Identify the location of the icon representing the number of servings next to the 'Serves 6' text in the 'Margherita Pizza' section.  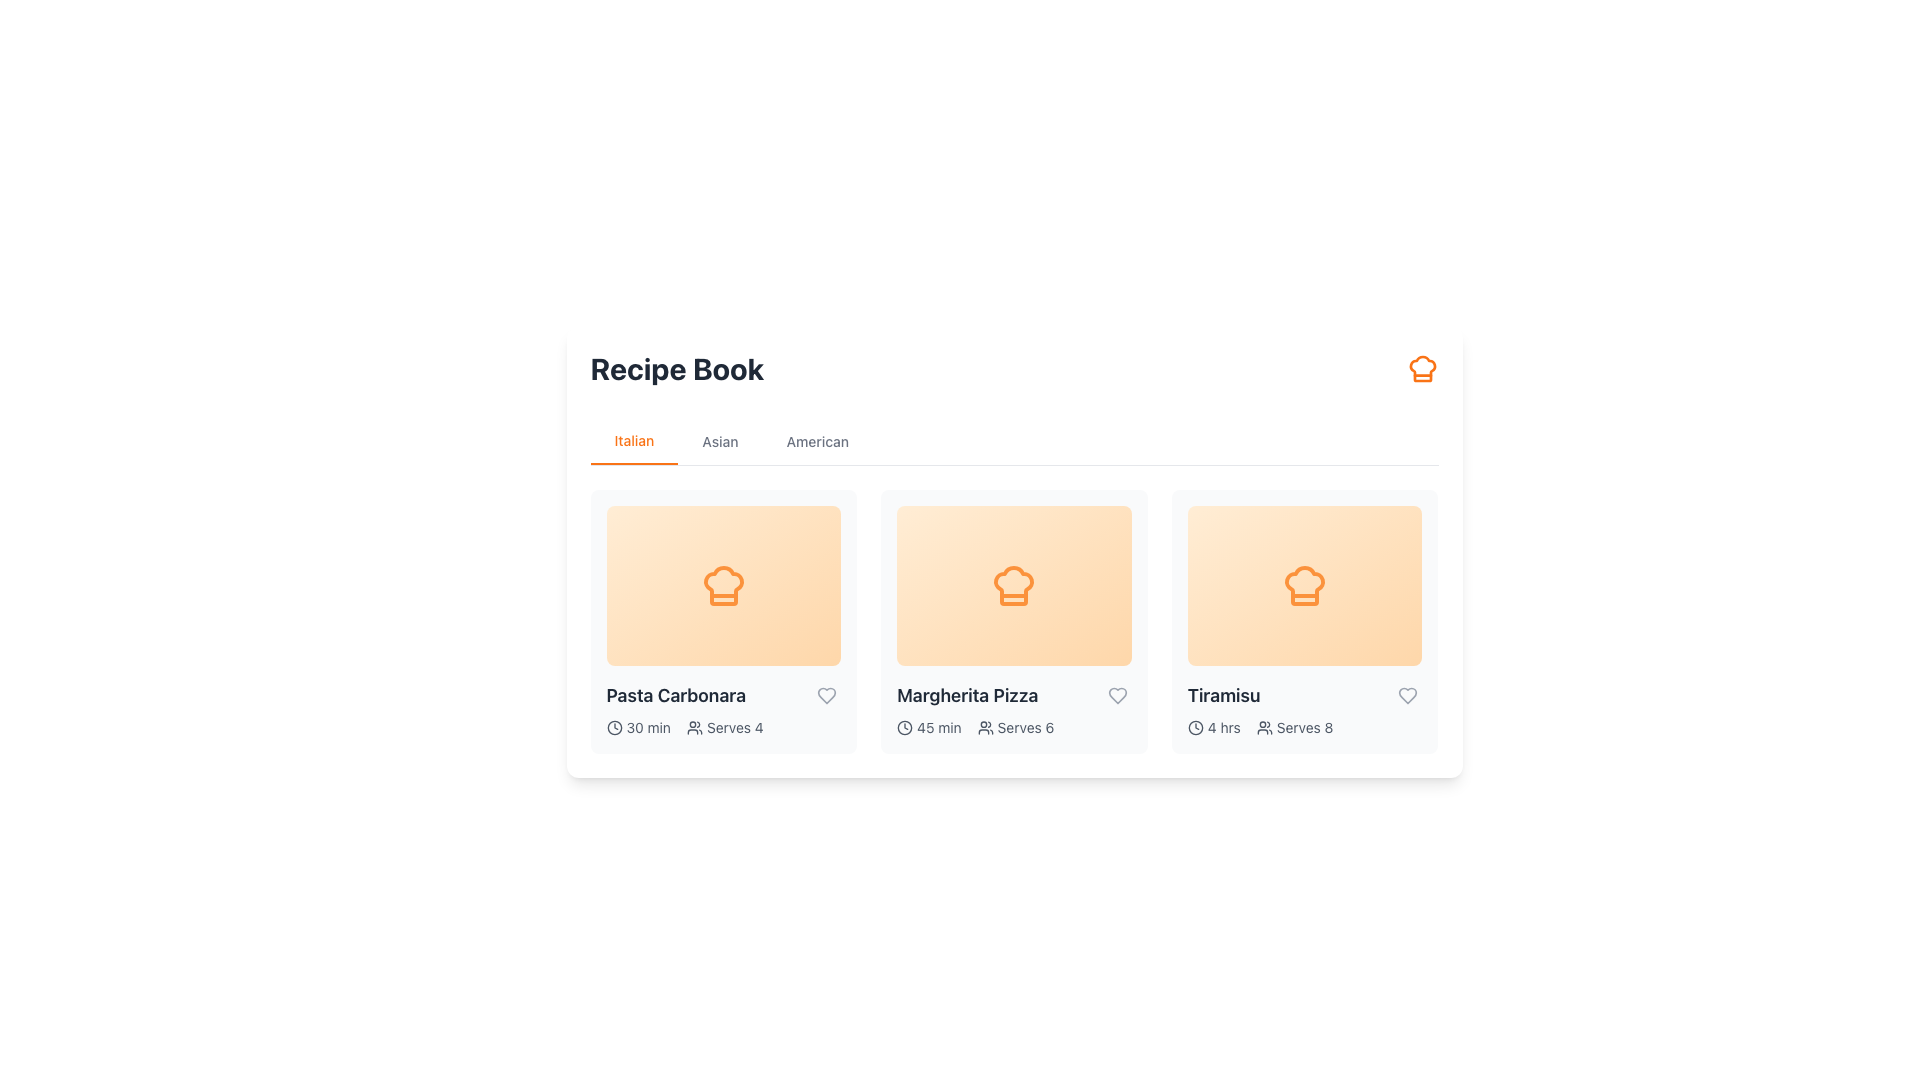
(985, 728).